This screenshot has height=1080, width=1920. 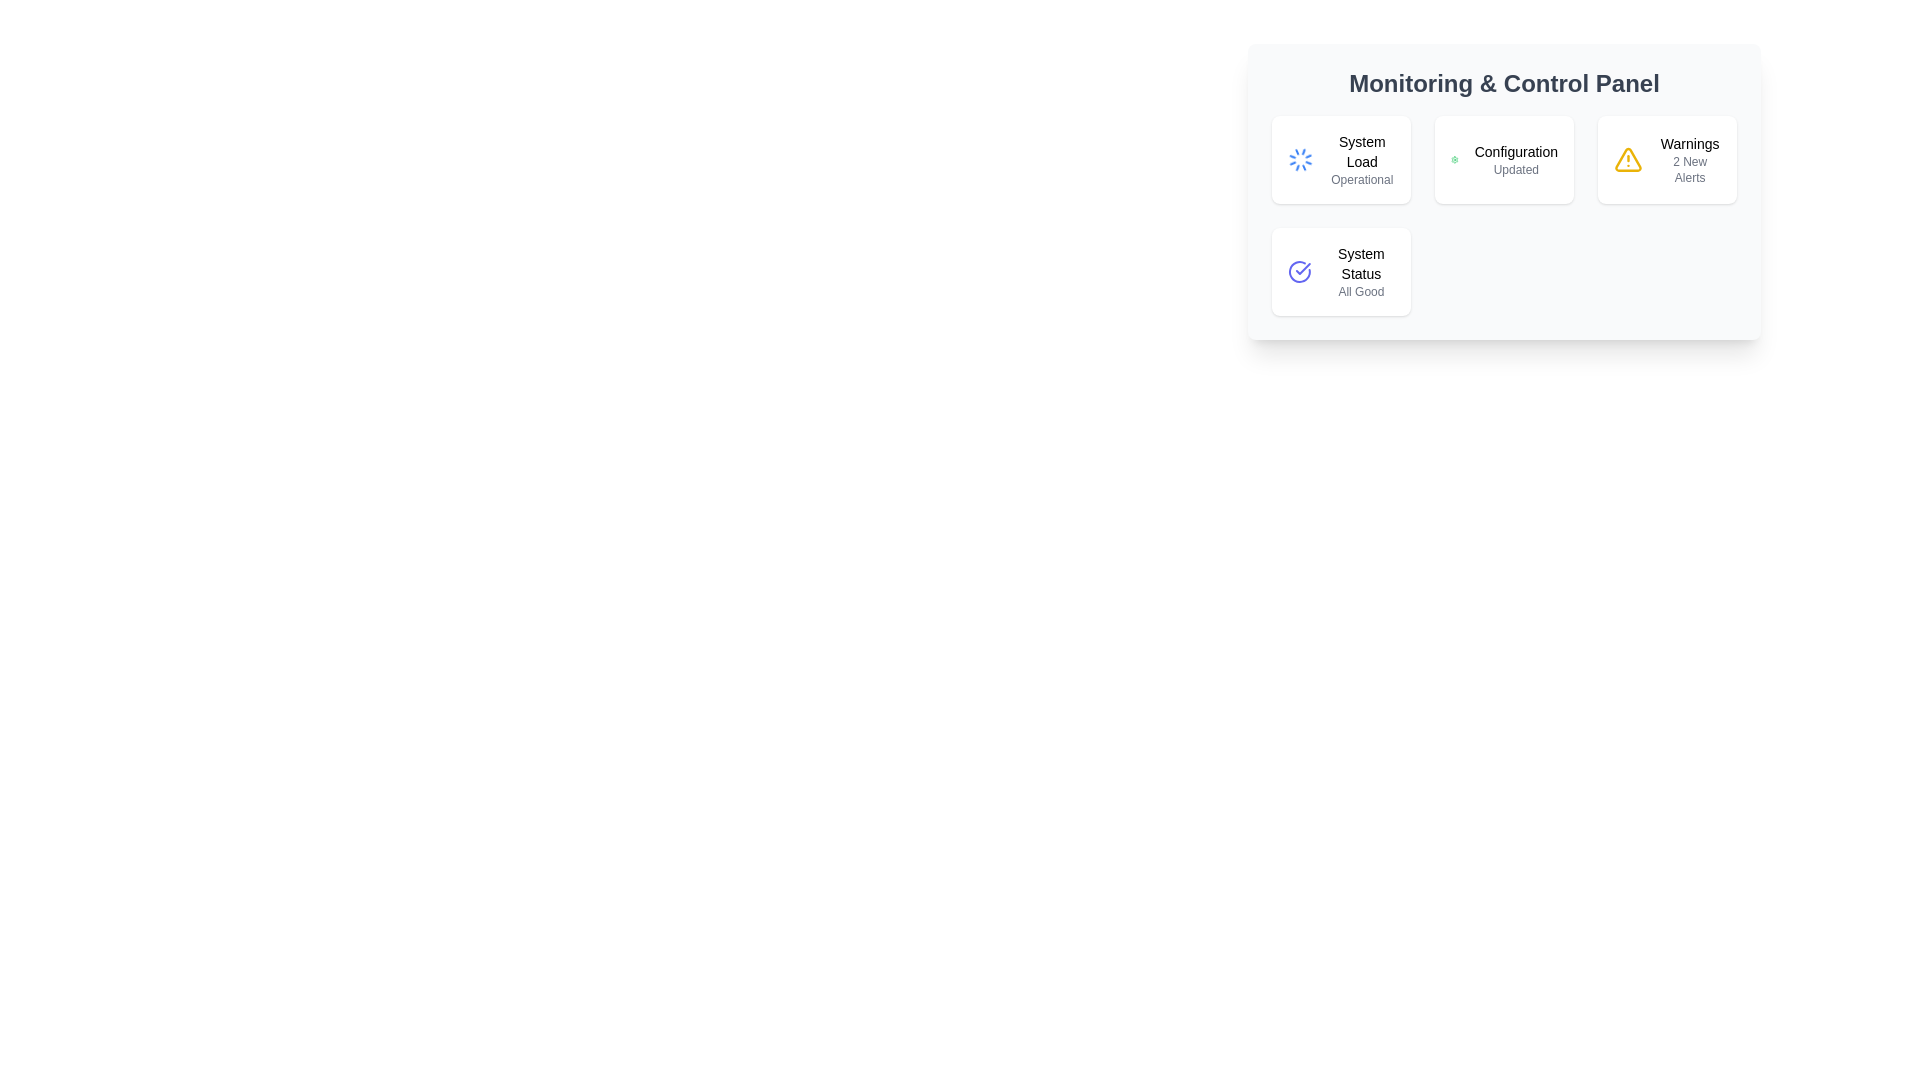 I want to click on the text label displaying '2 New Alerts' located in the 'Warnings' section of the panel, which is the second line of text below the 'Warnings' header in the top-right corner of the interface, so click(x=1689, y=168).